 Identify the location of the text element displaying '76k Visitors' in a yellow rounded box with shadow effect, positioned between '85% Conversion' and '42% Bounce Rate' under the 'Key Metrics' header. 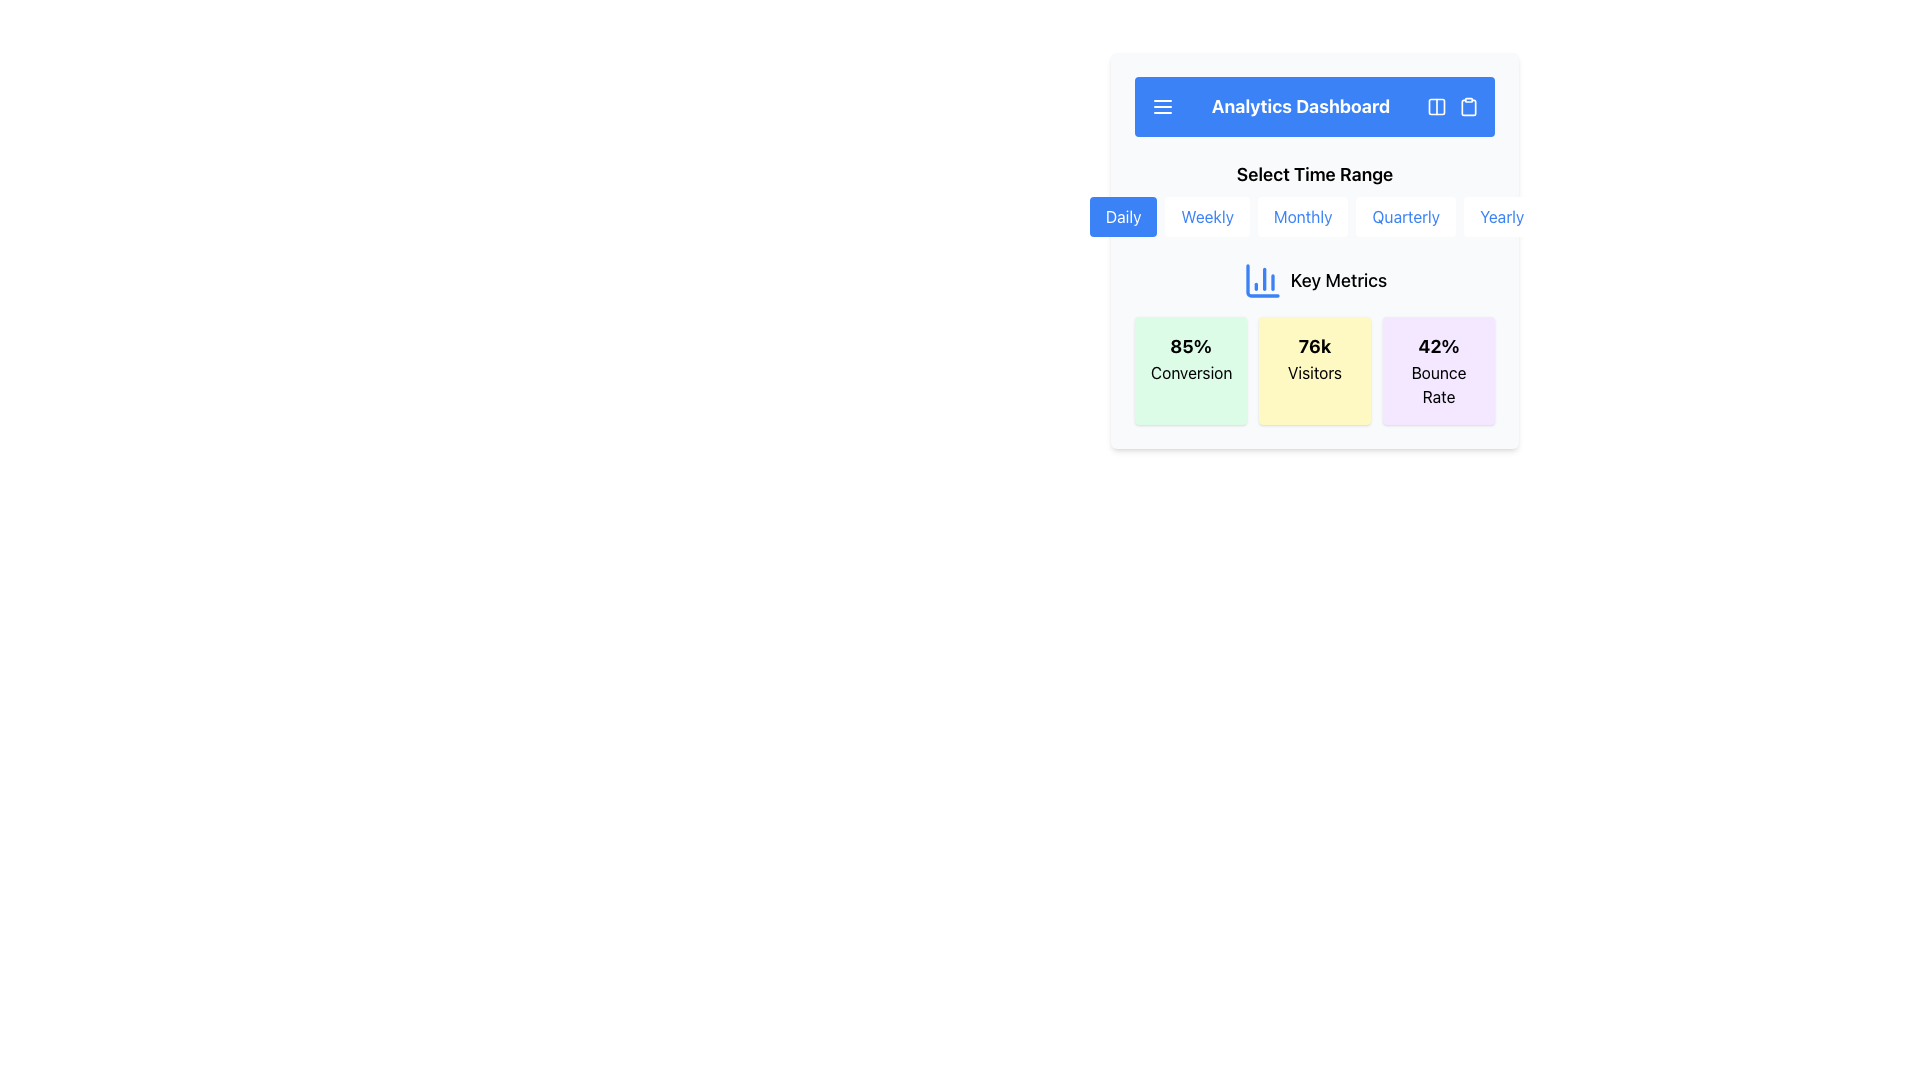
(1315, 370).